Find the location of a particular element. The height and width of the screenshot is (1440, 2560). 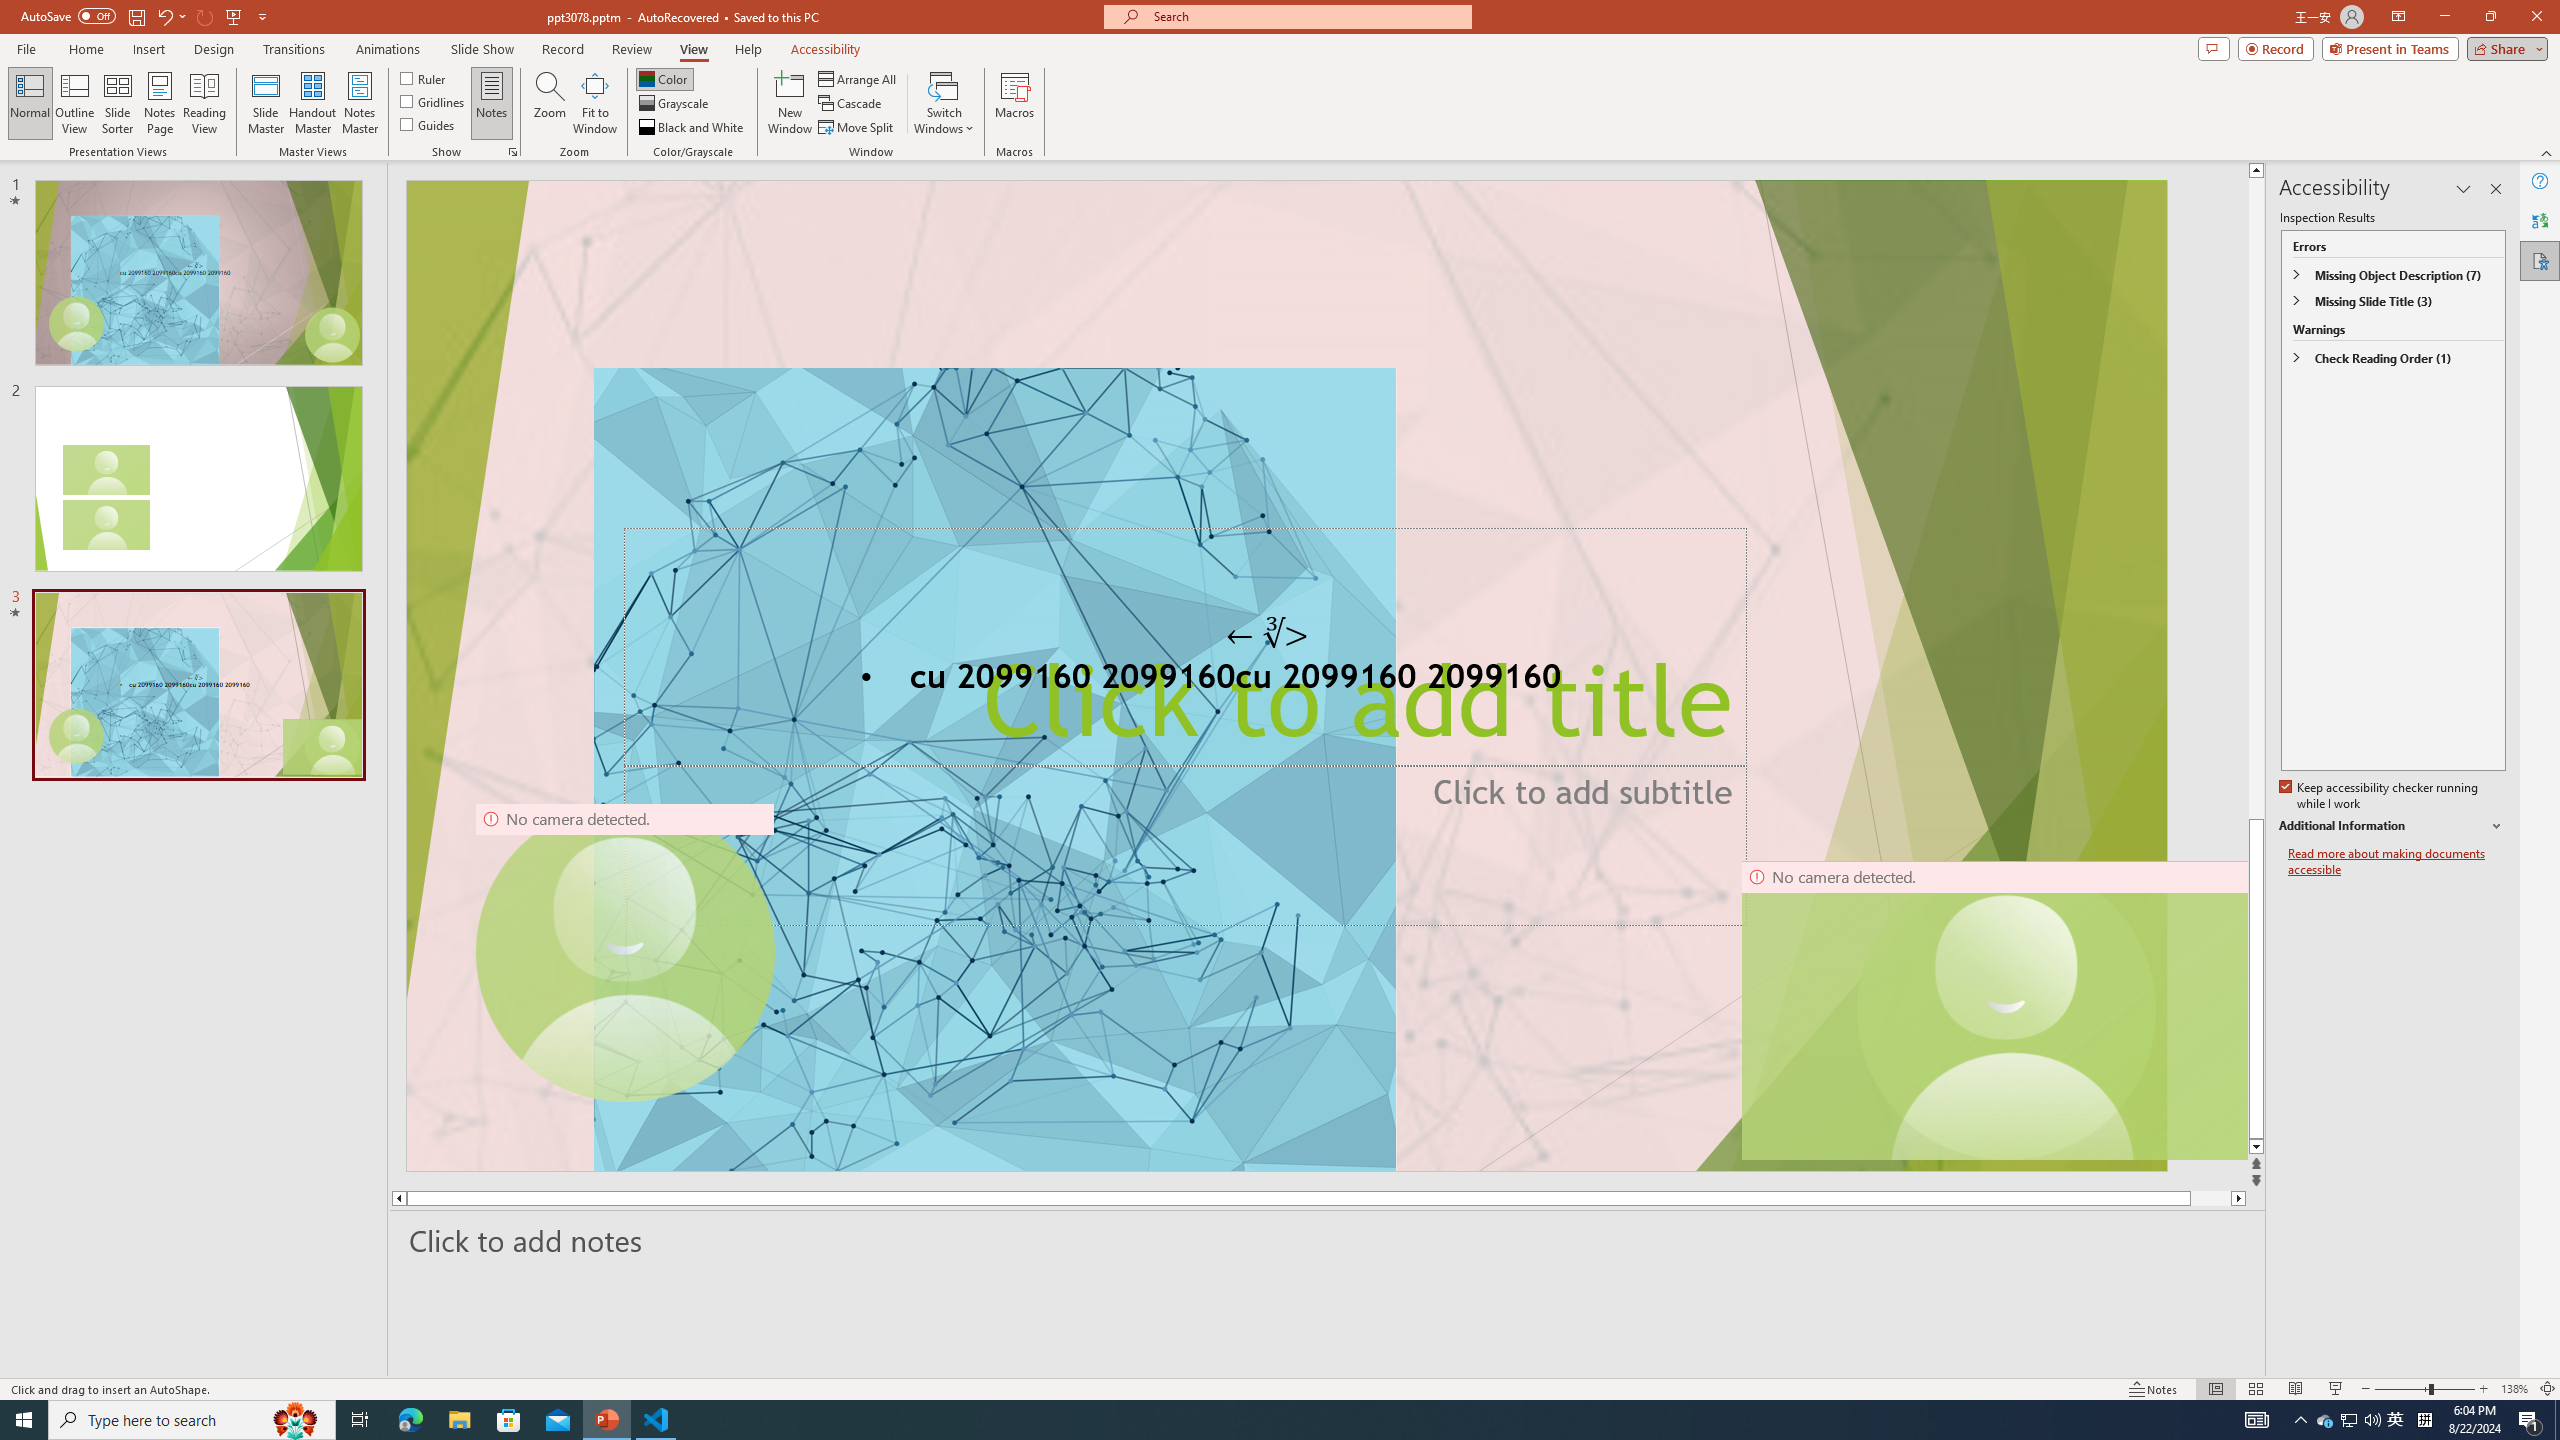

'Cascade' is located at coordinates (851, 103).